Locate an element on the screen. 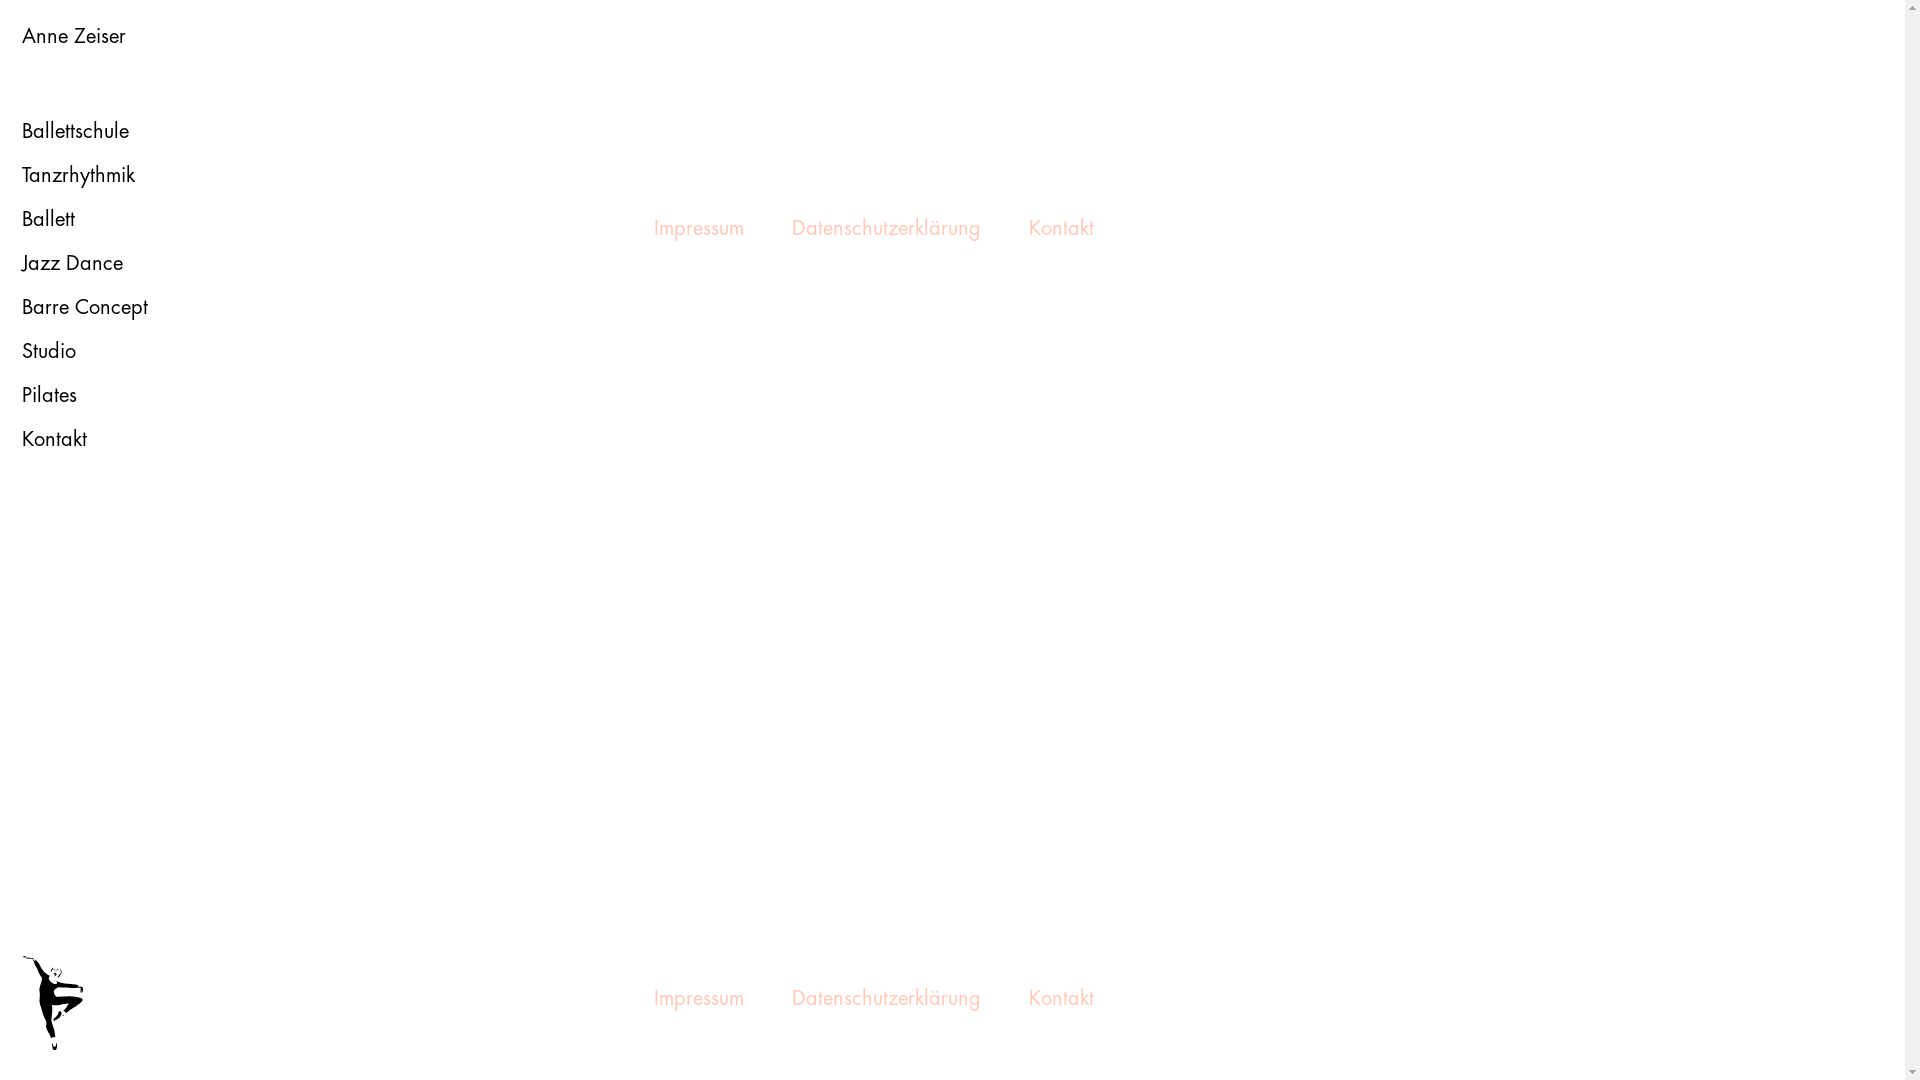  'Jazz Dance' is located at coordinates (72, 262).